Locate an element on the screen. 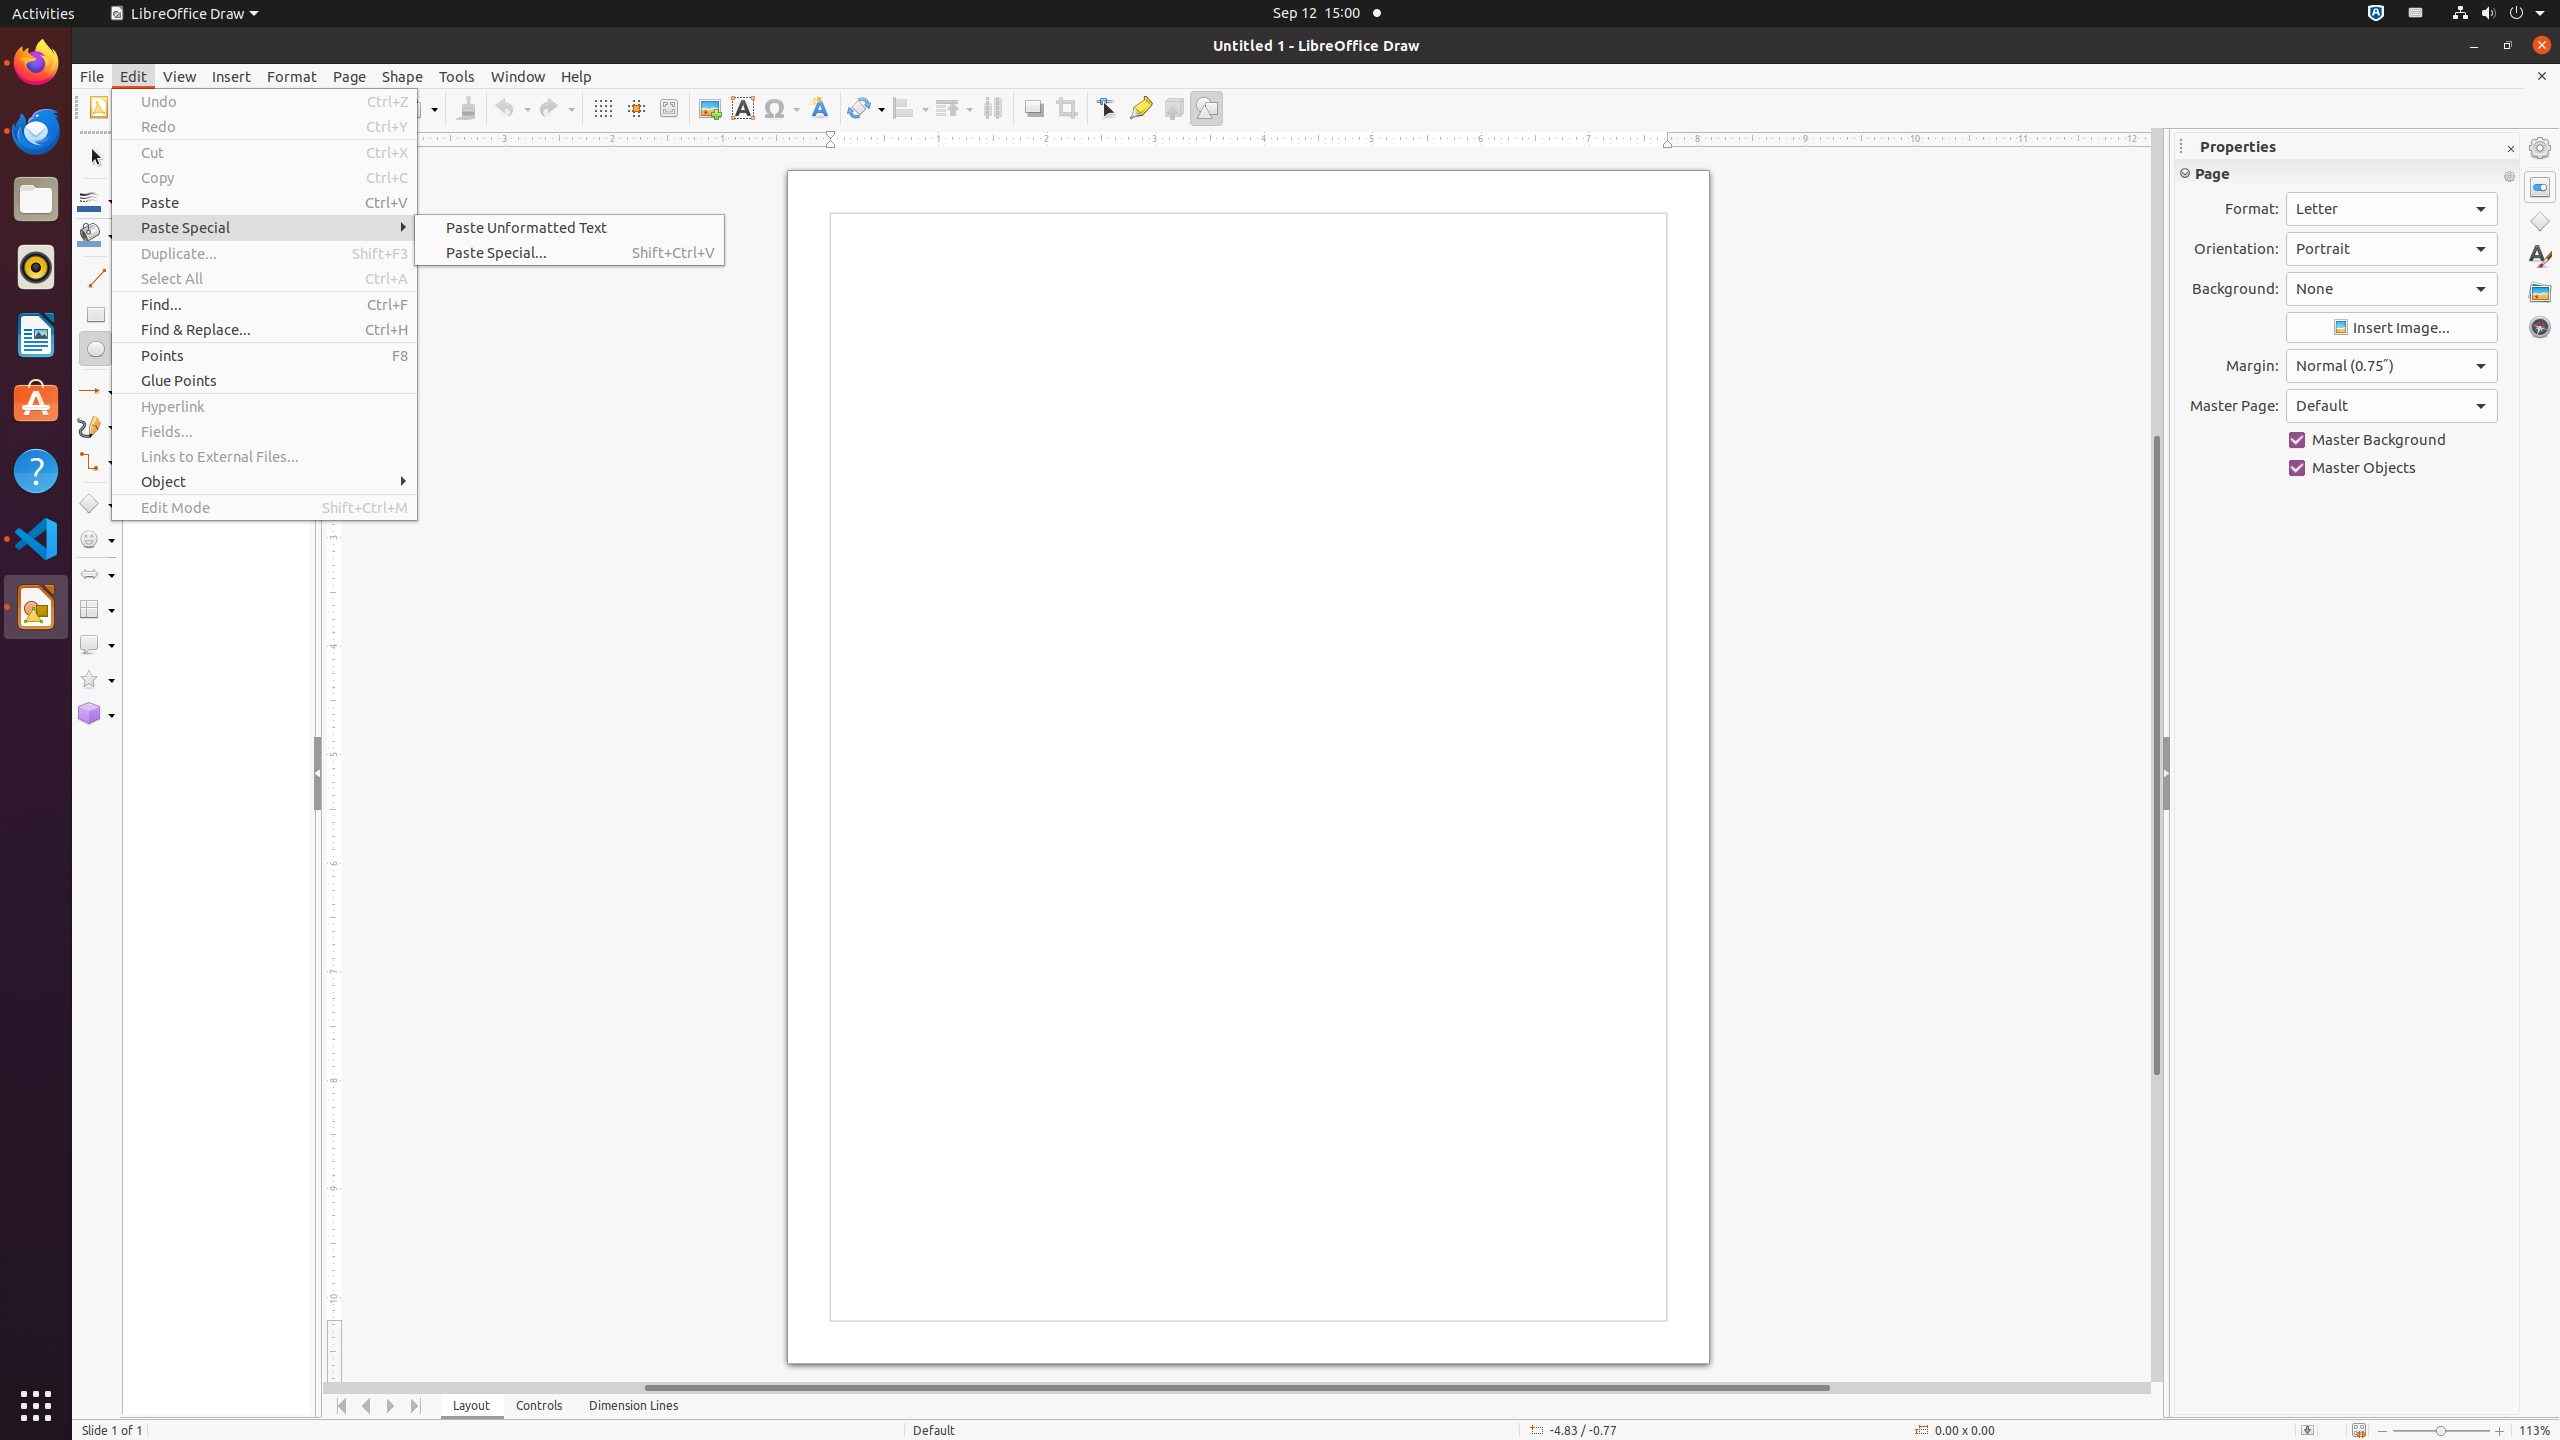  'Find & Replace...' is located at coordinates (264, 329).